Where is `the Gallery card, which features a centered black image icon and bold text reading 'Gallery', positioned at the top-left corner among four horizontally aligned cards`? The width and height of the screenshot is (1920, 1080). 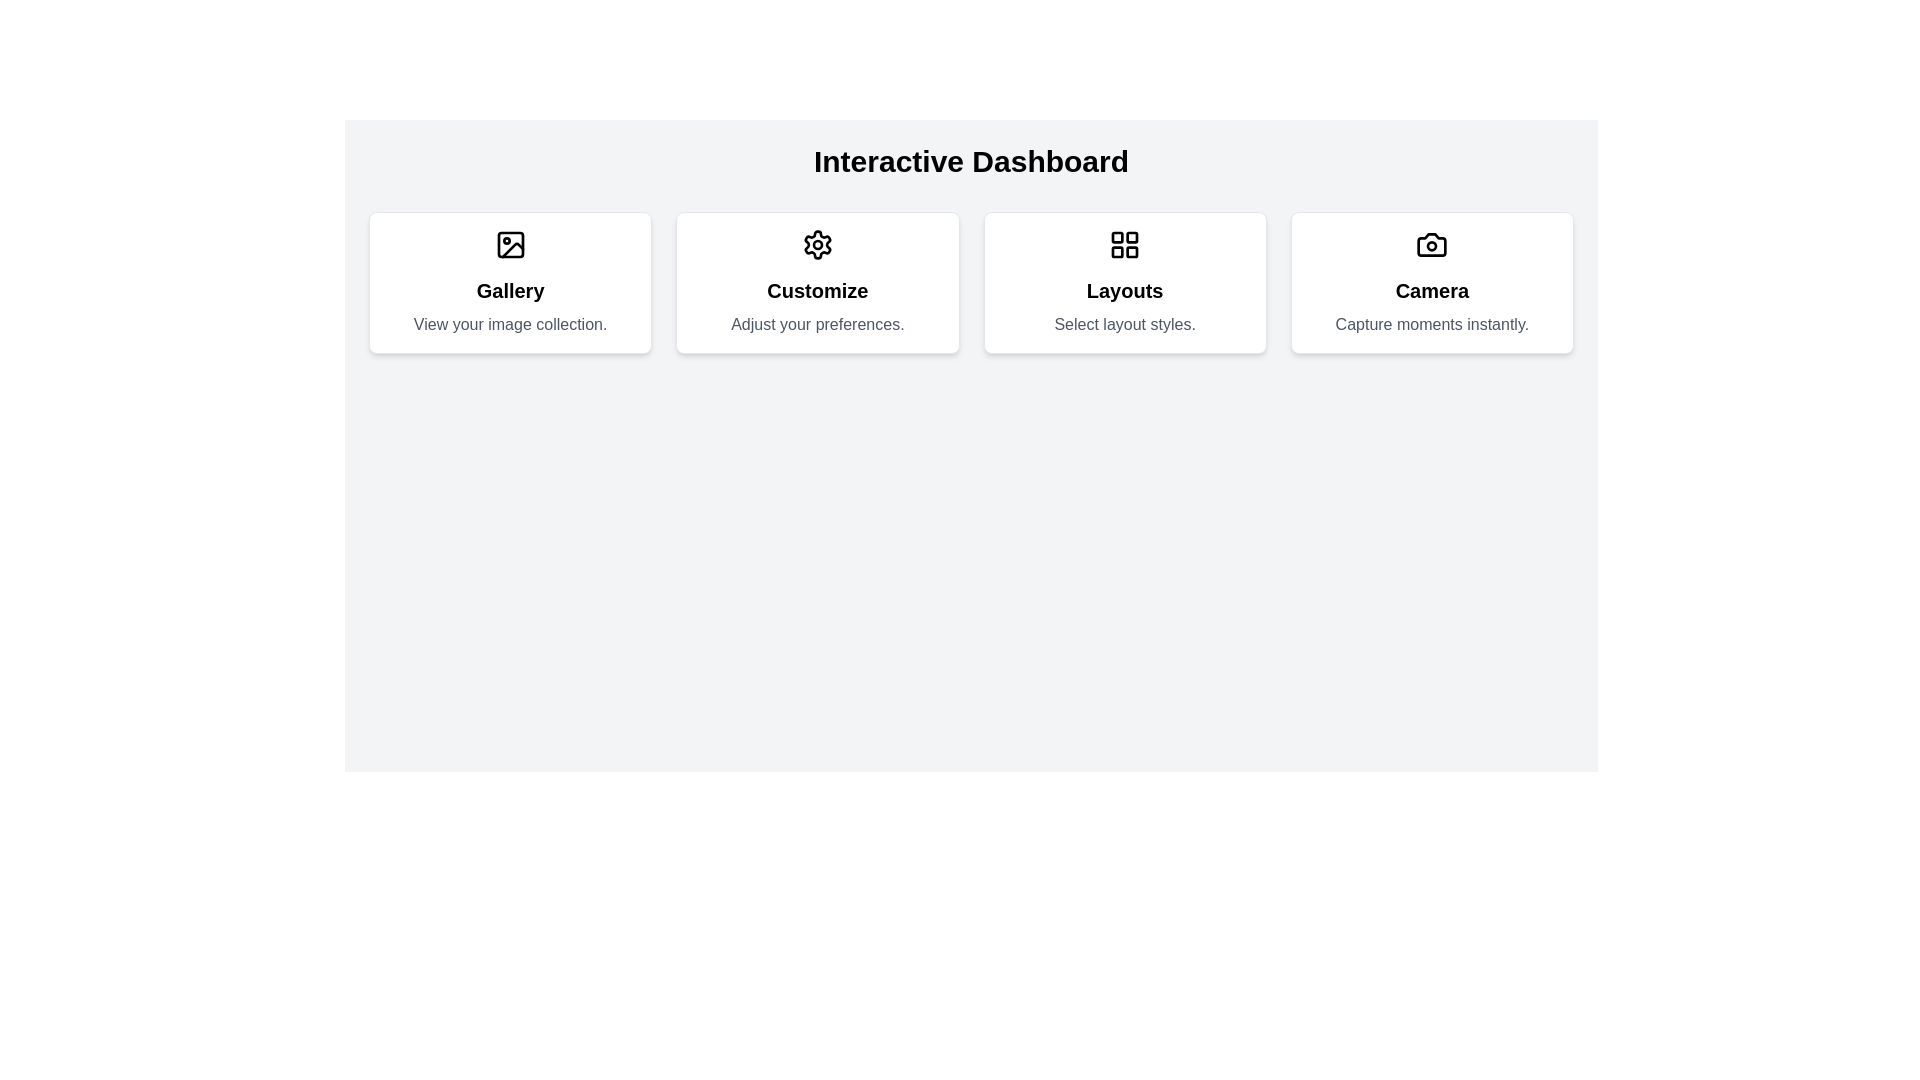
the Gallery card, which features a centered black image icon and bold text reading 'Gallery', positioned at the top-left corner among four horizontally aligned cards is located at coordinates (510, 282).